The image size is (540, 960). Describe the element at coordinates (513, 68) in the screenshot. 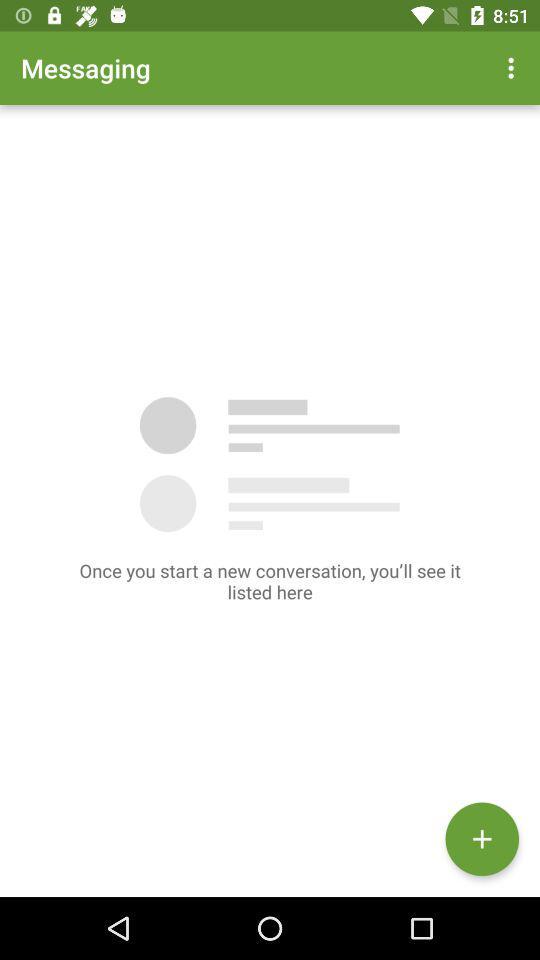

I see `item at the top right corner` at that location.